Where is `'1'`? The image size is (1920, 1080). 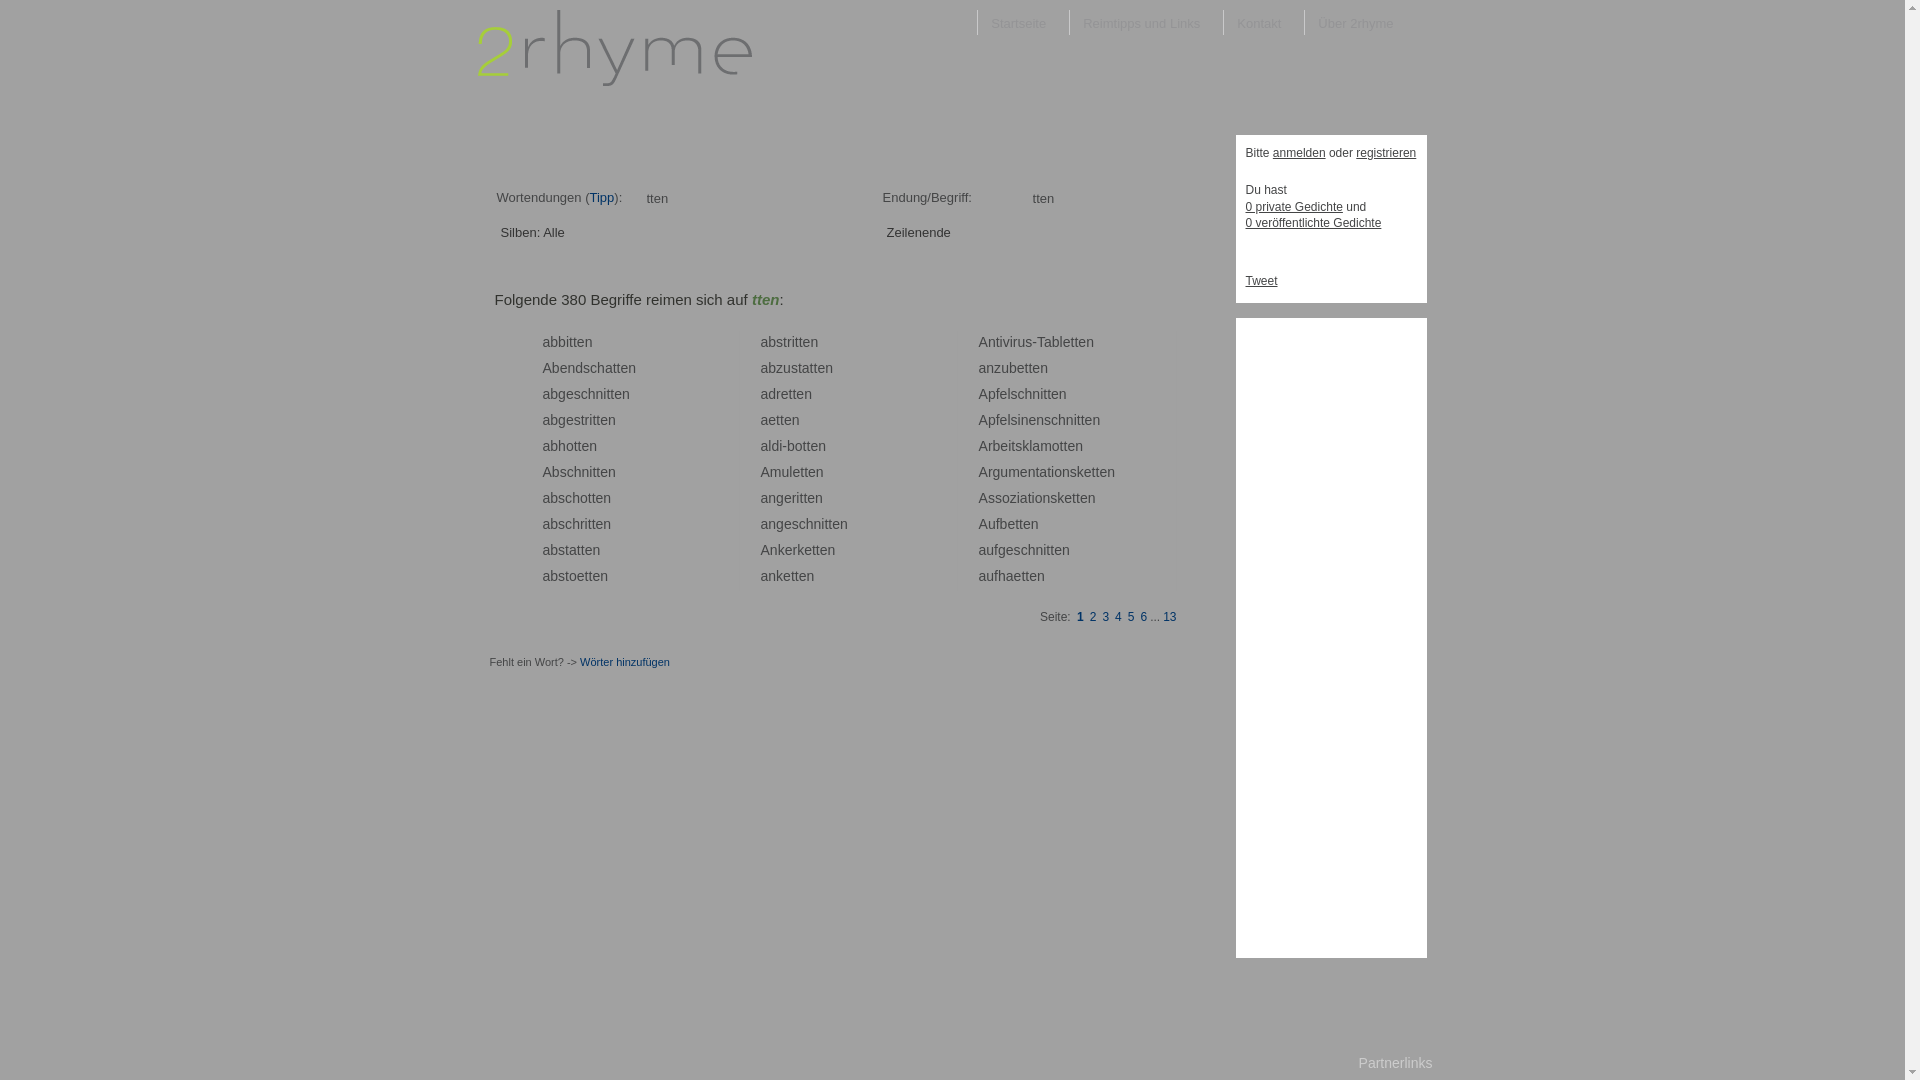 '1' is located at coordinates (1079, 616).